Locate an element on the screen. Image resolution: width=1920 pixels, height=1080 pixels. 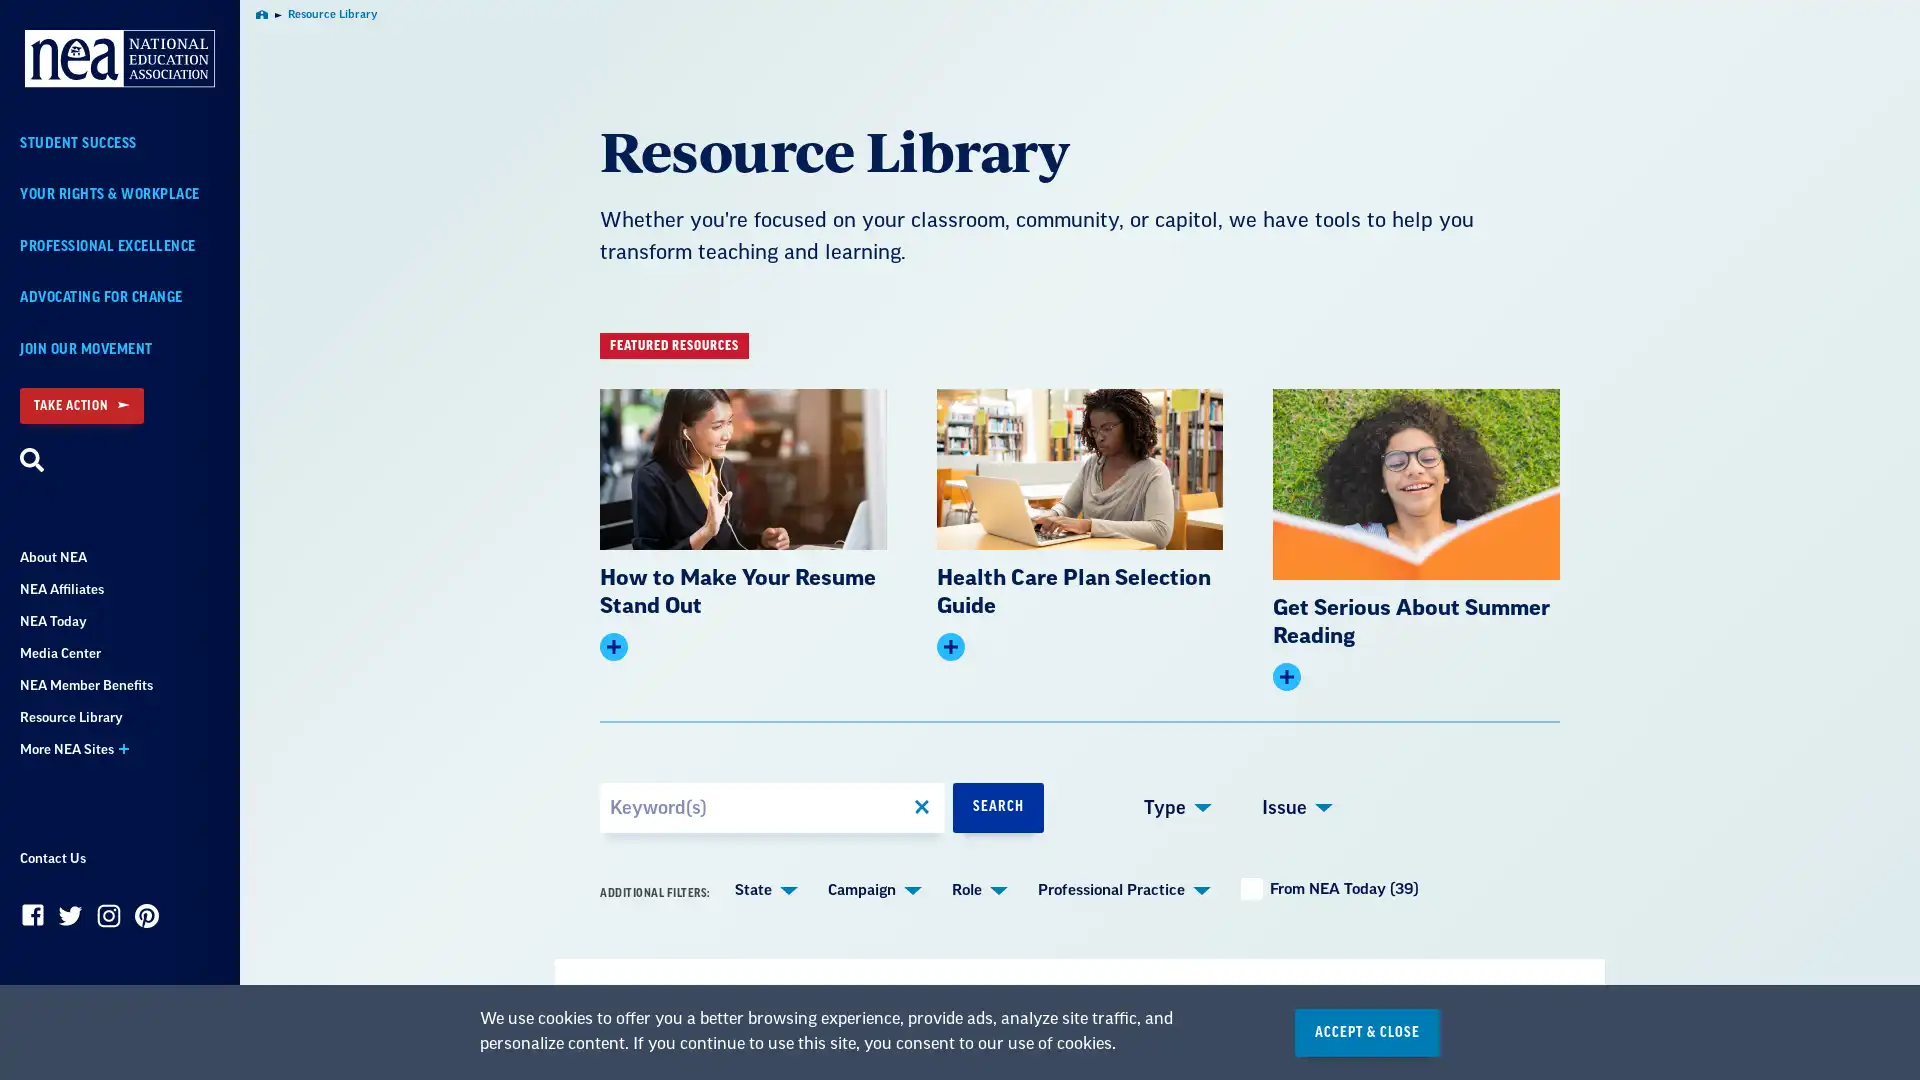
Clear all filters Remove filter is located at coordinates (983, 1009).